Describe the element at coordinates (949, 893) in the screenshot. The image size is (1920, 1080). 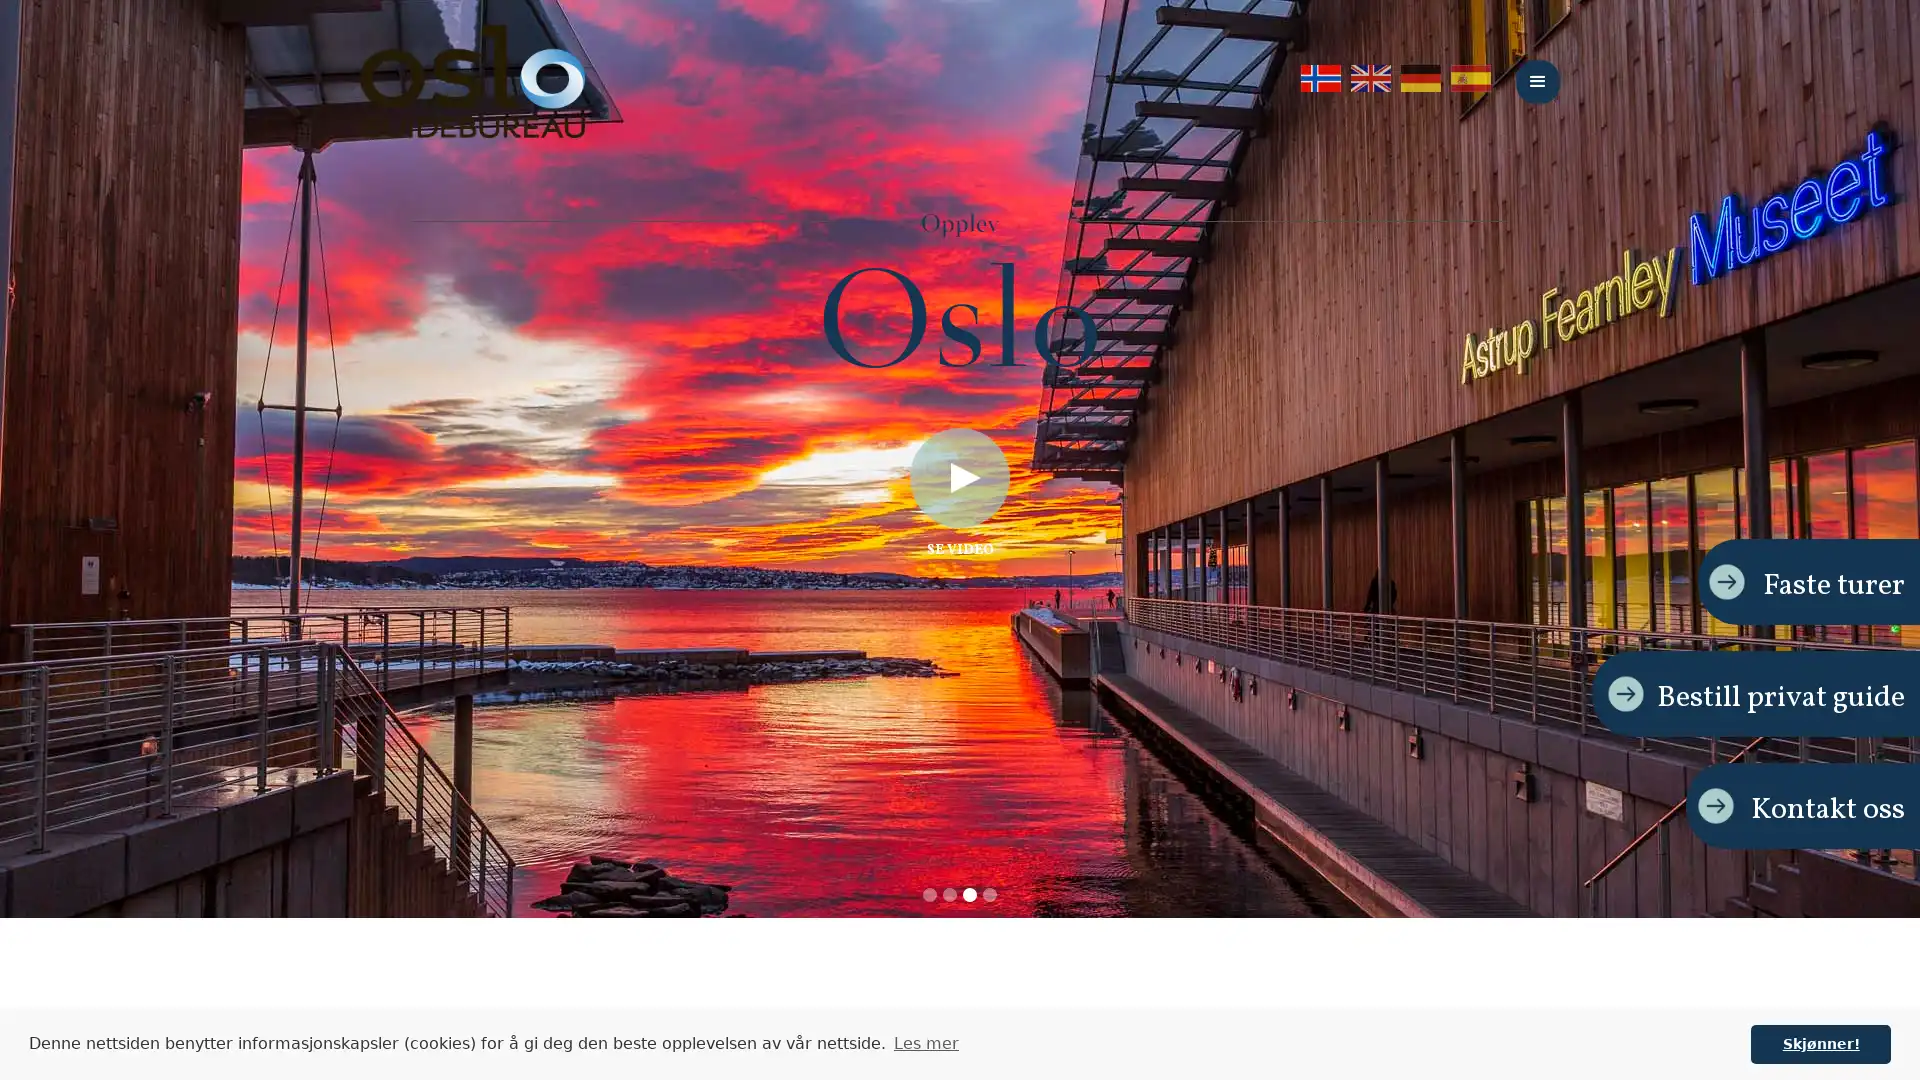
I see `Show slide 2 of 4` at that location.